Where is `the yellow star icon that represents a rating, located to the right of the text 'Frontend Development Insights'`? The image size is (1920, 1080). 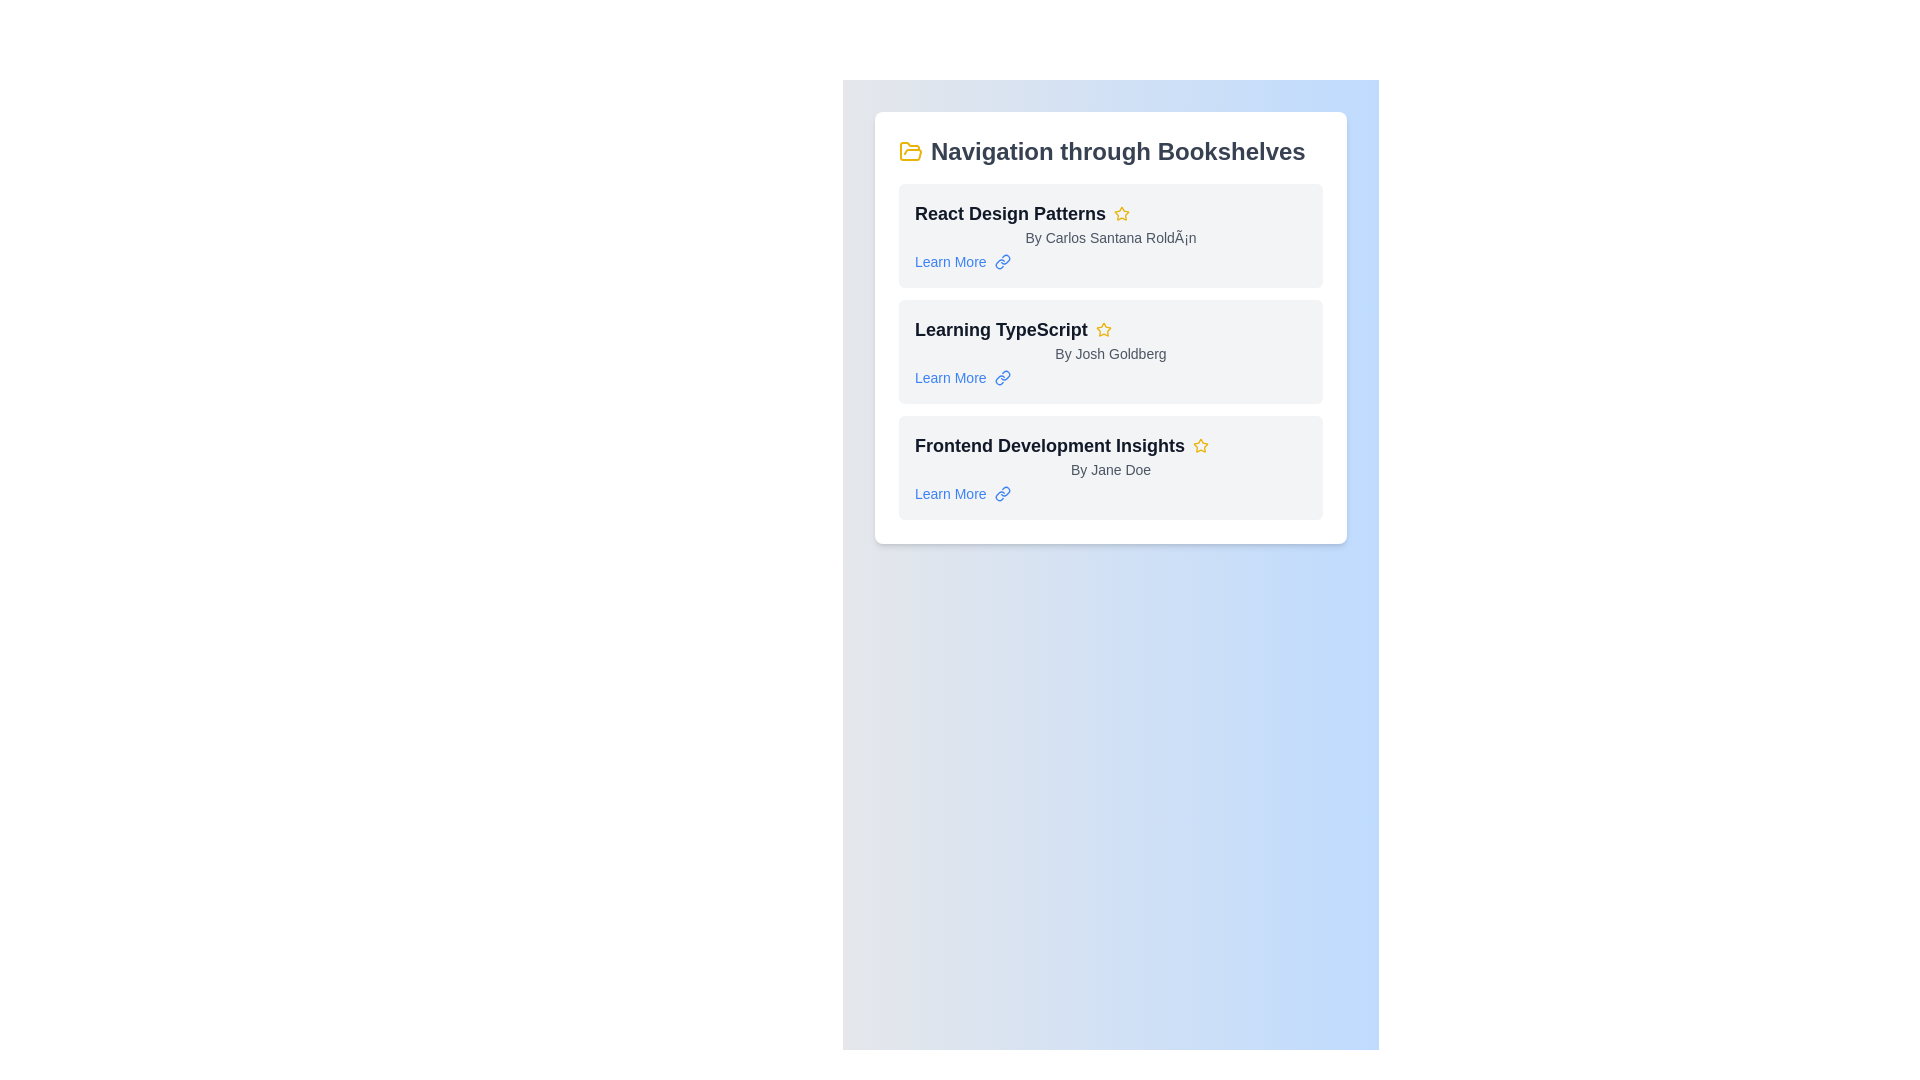
the yellow star icon that represents a rating, located to the right of the text 'Frontend Development Insights' is located at coordinates (1200, 445).